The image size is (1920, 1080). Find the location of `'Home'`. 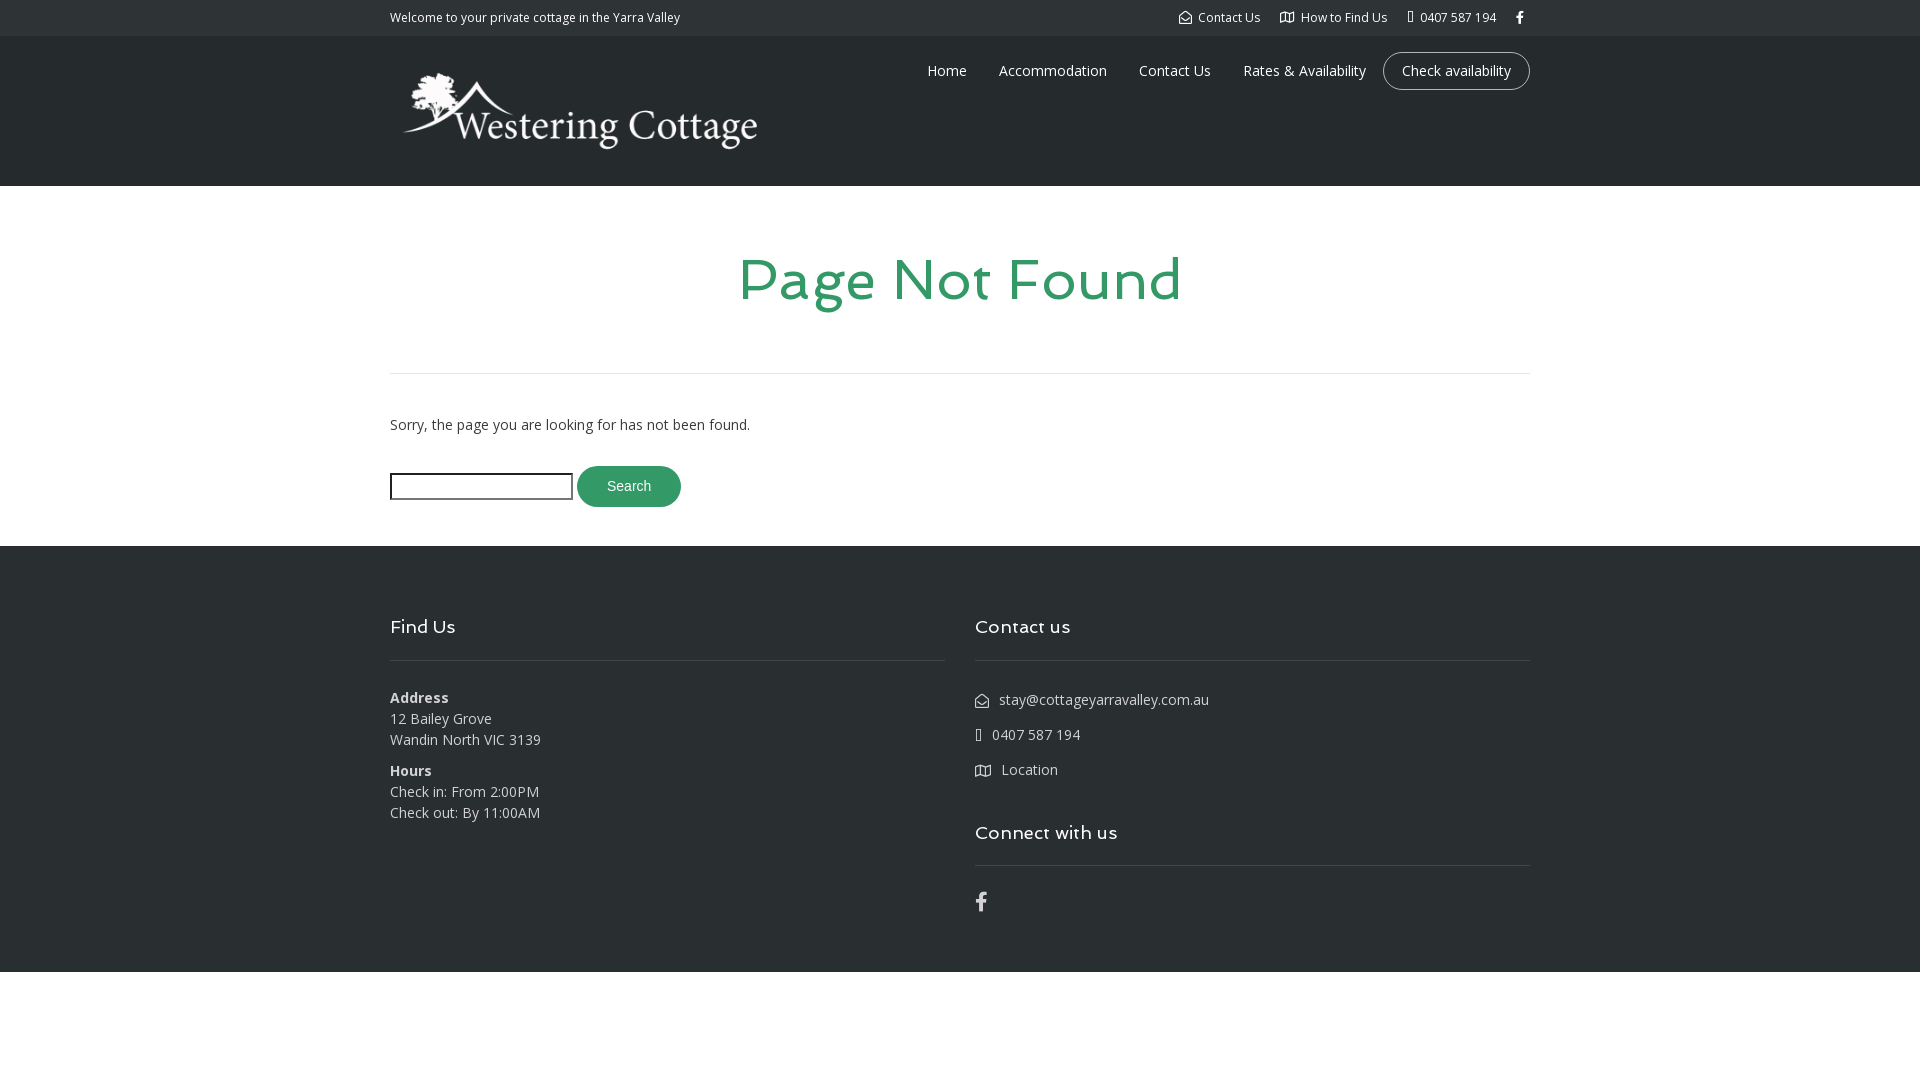

'Home' is located at coordinates (945, 69).